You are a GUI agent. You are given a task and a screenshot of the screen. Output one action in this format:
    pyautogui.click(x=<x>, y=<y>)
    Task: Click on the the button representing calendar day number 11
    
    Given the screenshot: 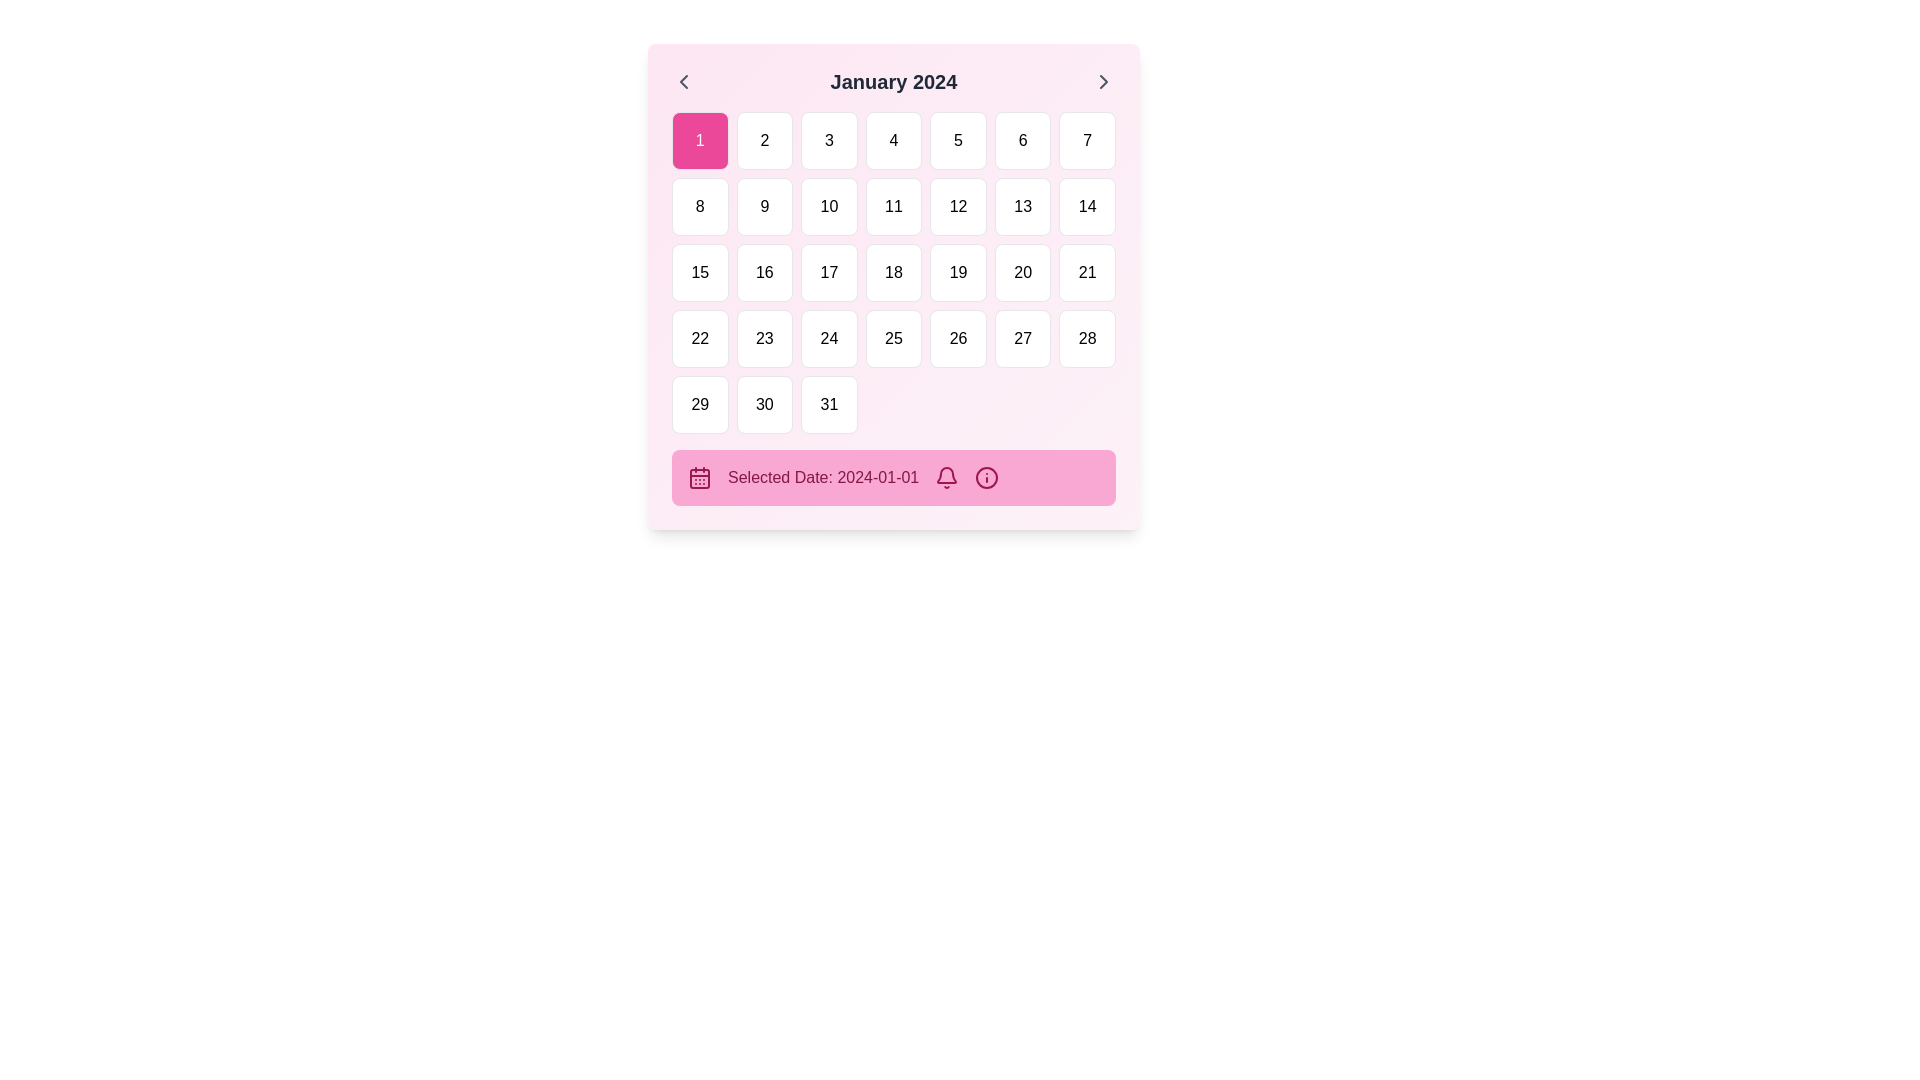 What is the action you would take?
    pyautogui.click(x=892, y=207)
    